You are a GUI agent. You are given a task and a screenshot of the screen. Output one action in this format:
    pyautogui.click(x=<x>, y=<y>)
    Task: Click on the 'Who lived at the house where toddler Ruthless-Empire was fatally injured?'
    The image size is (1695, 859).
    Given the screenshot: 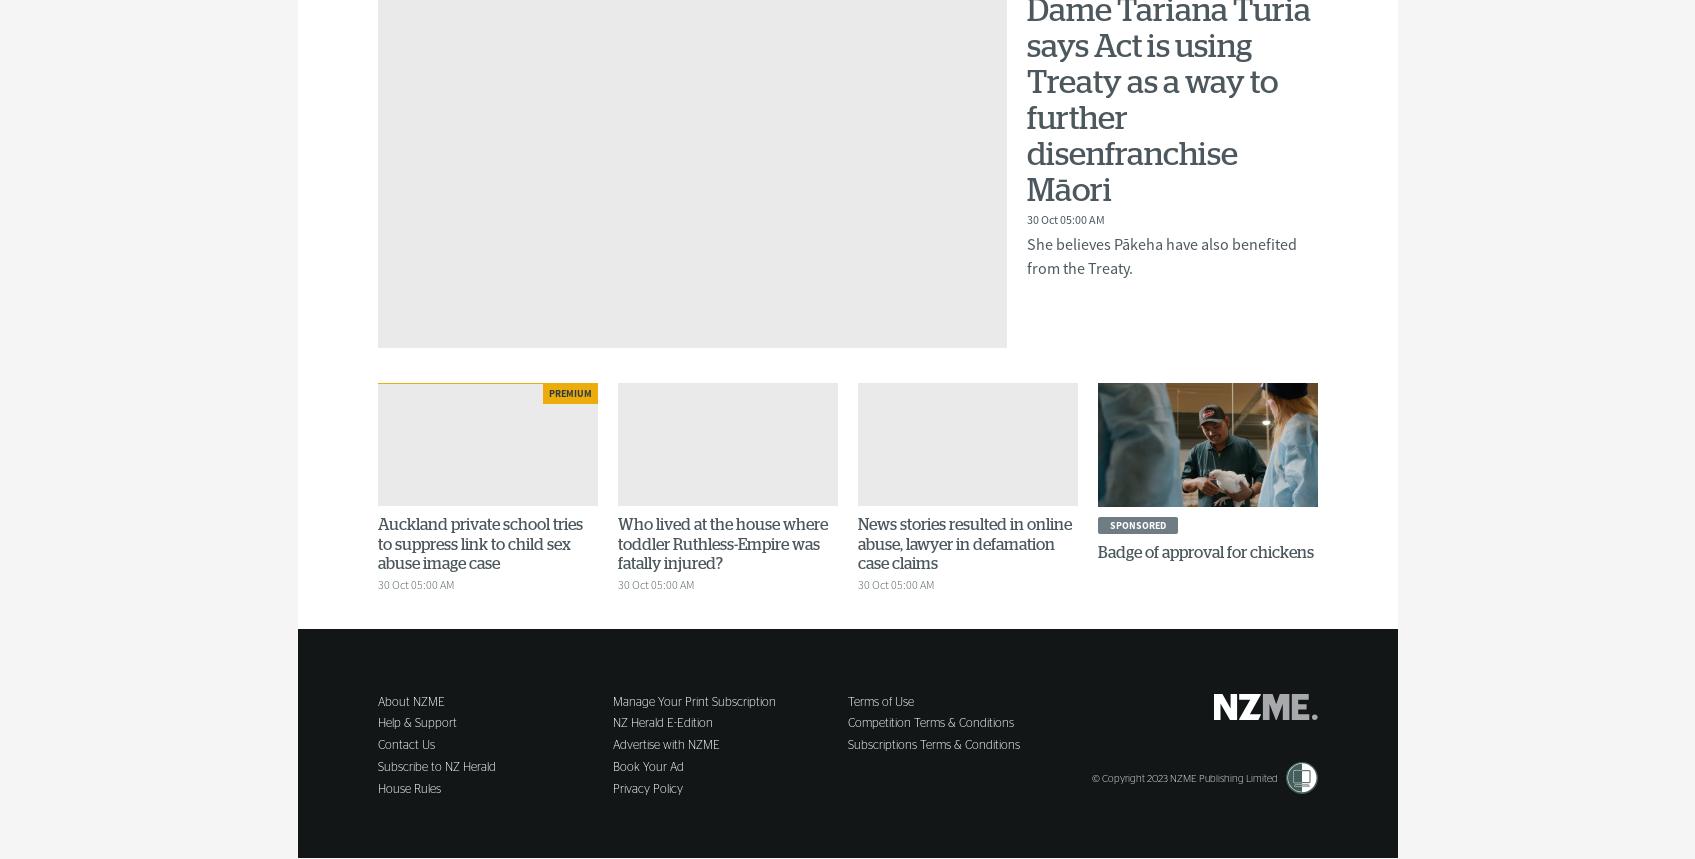 What is the action you would take?
    pyautogui.click(x=721, y=543)
    